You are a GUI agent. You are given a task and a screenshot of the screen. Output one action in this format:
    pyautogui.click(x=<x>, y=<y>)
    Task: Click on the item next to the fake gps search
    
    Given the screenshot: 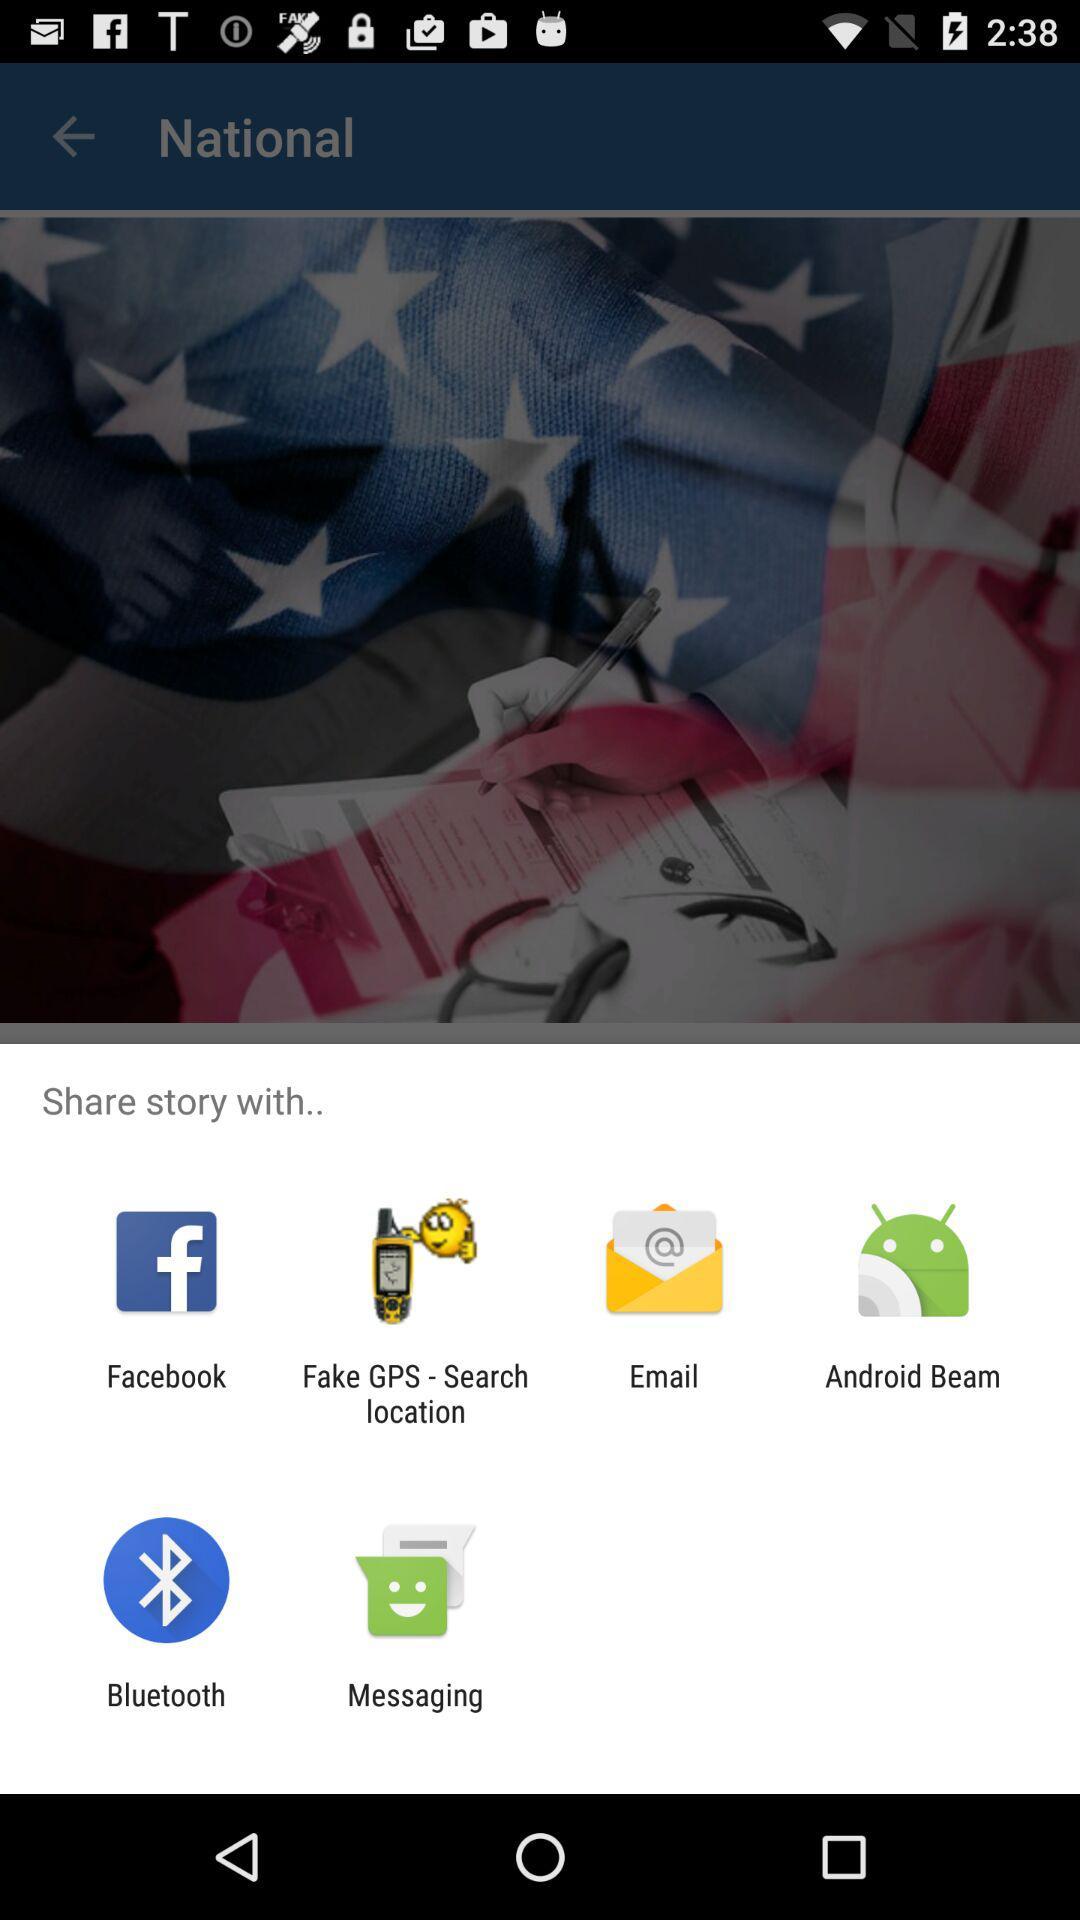 What is the action you would take?
    pyautogui.click(x=165, y=1392)
    